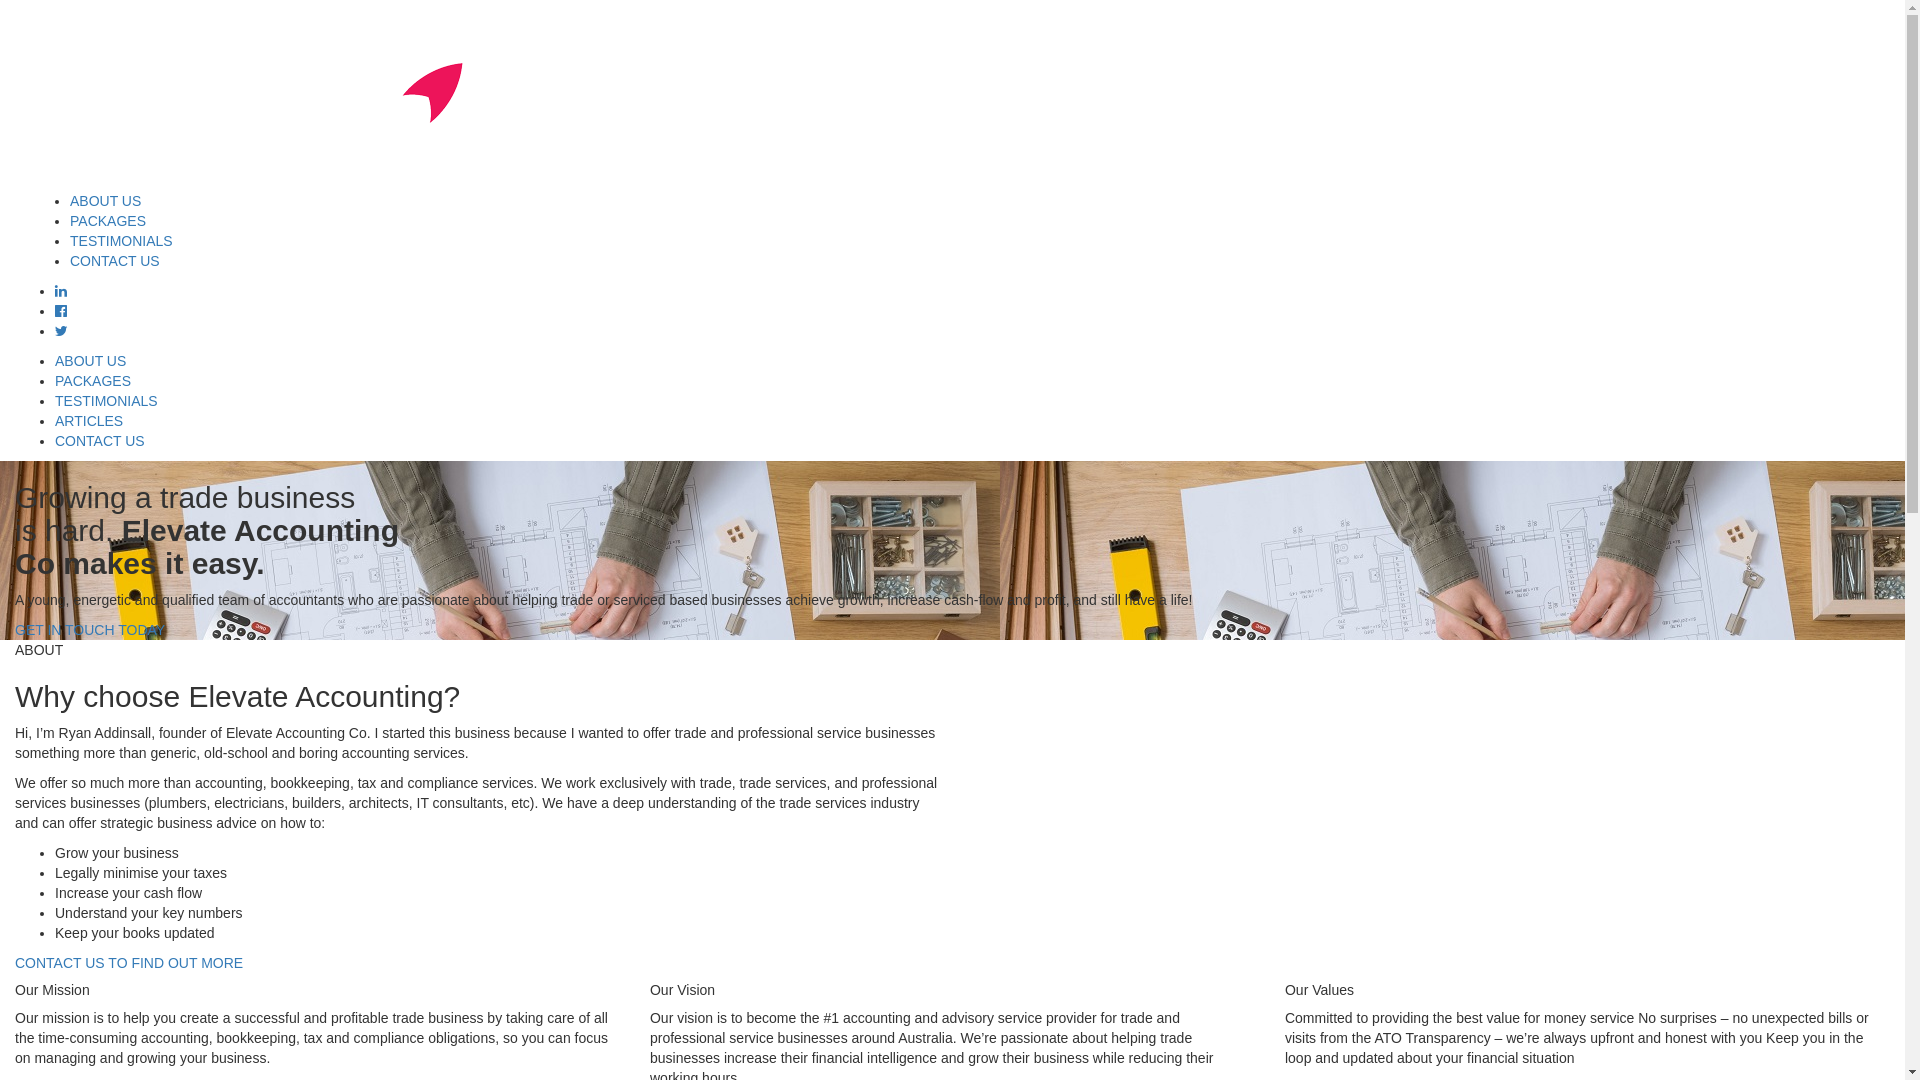 Image resolution: width=1920 pixels, height=1080 pixels. Describe the element at coordinates (70, 200) in the screenshot. I see `'ABOUT US'` at that location.